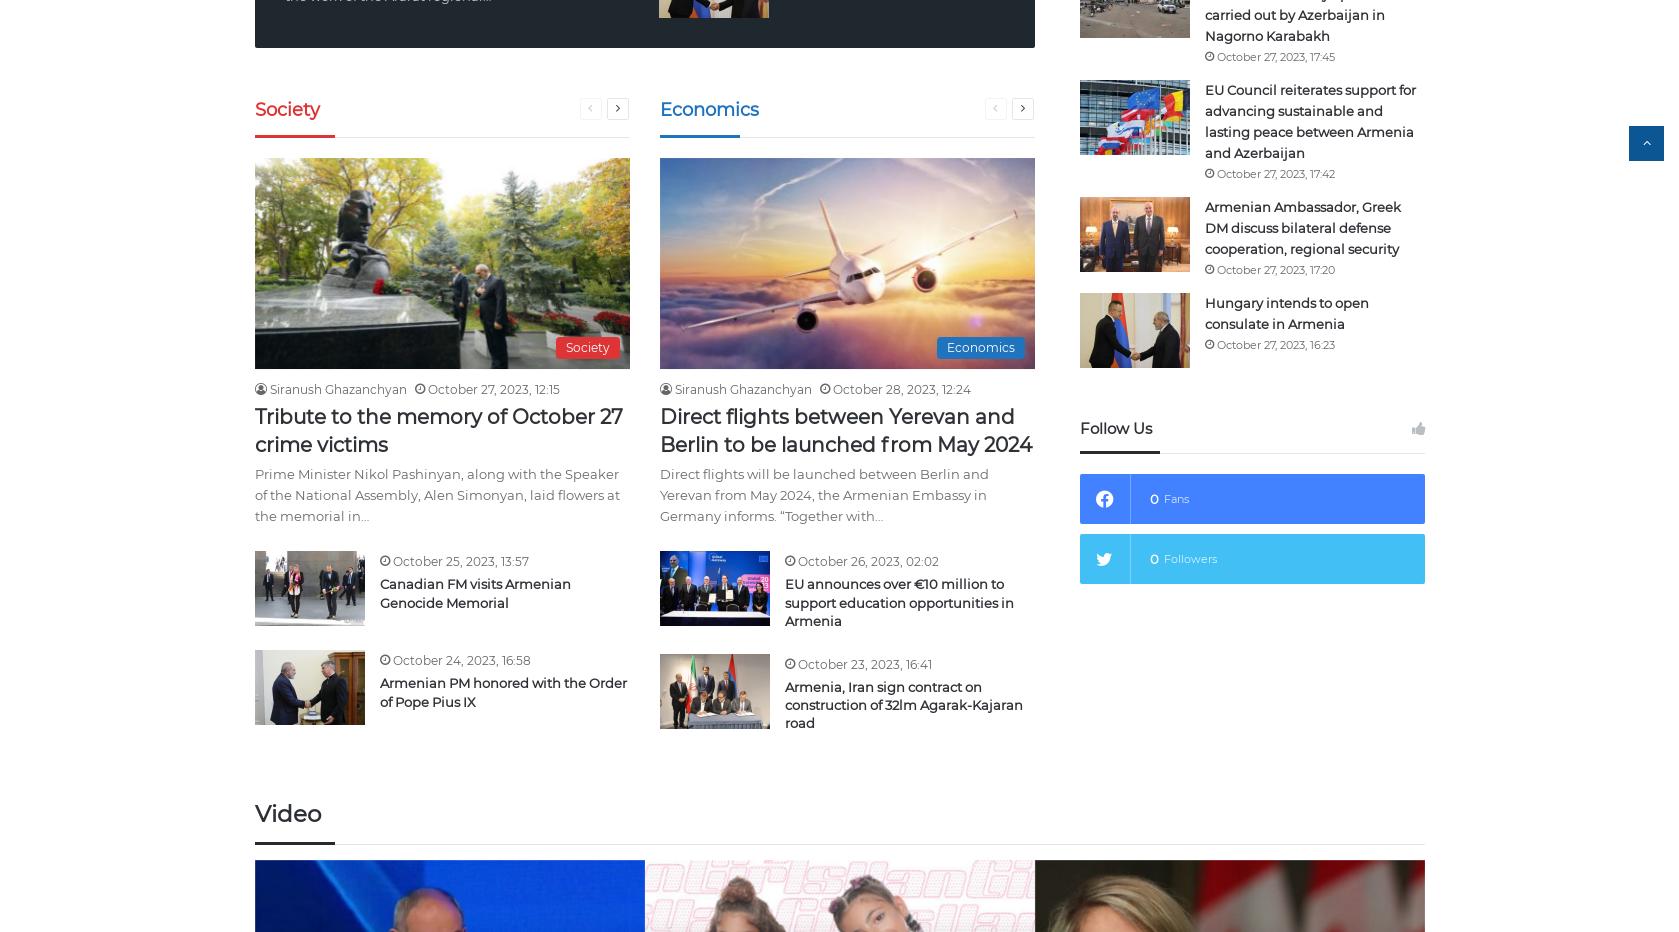  I want to click on 'Followers', so click(1188, 557).